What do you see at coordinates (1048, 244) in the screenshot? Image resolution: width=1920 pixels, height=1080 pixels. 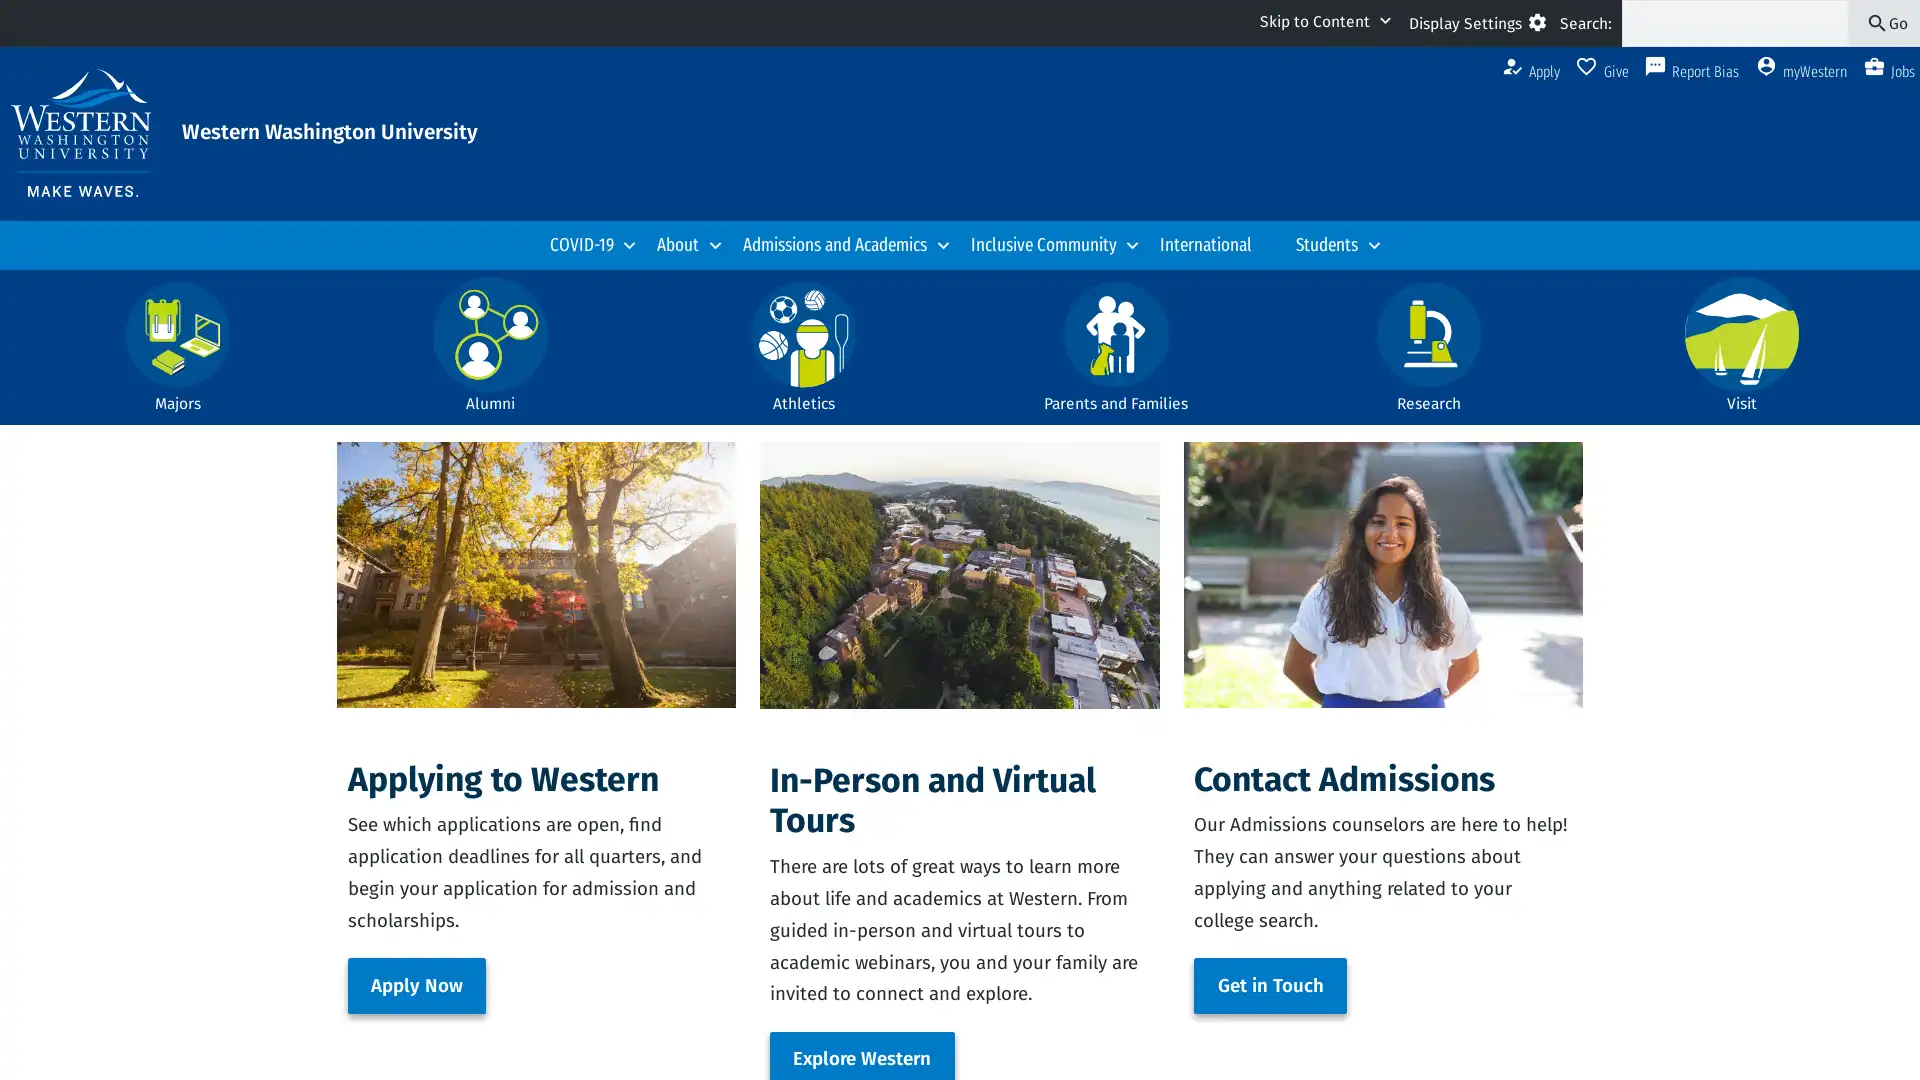 I see `Inclusive Community` at bounding box center [1048, 244].